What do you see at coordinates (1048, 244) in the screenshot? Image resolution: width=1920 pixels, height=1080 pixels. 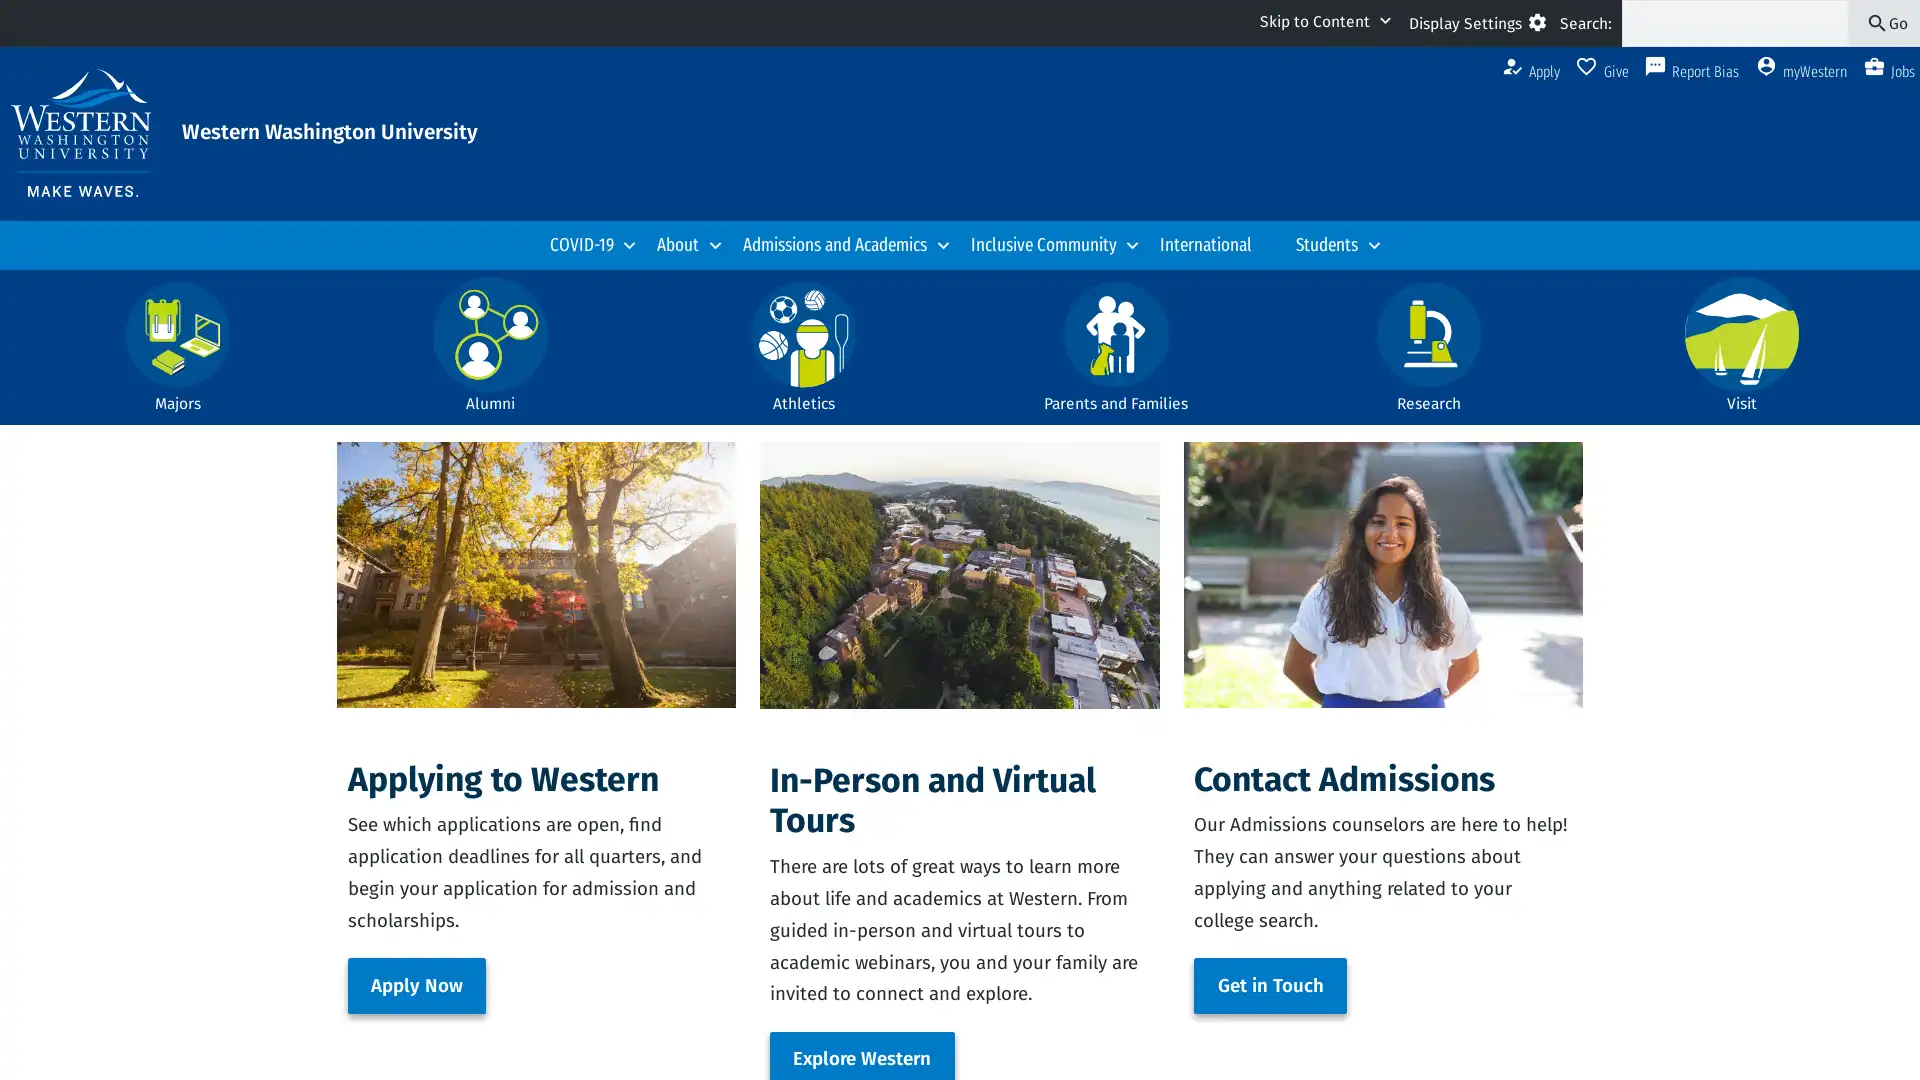 I see `Inclusive Community` at bounding box center [1048, 244].